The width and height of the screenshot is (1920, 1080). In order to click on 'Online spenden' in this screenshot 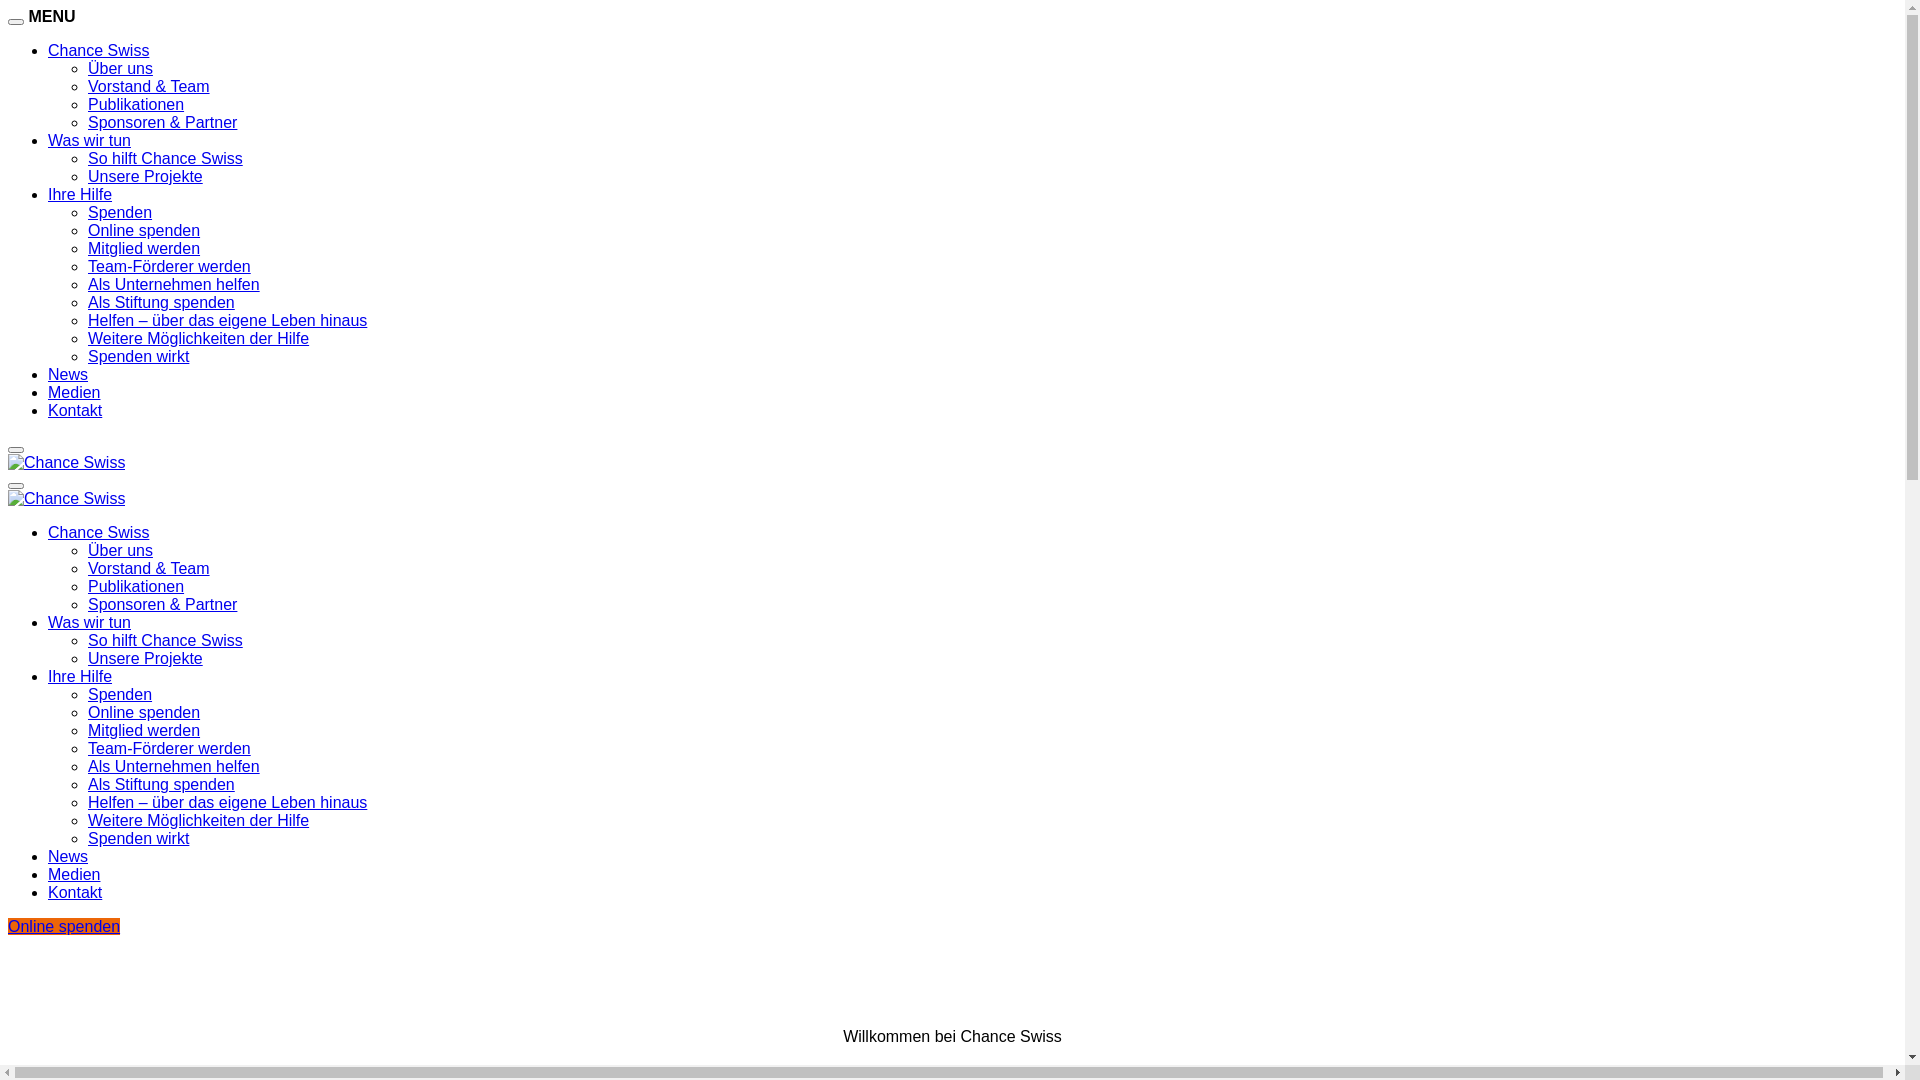, I will do `click(63, 926)`.